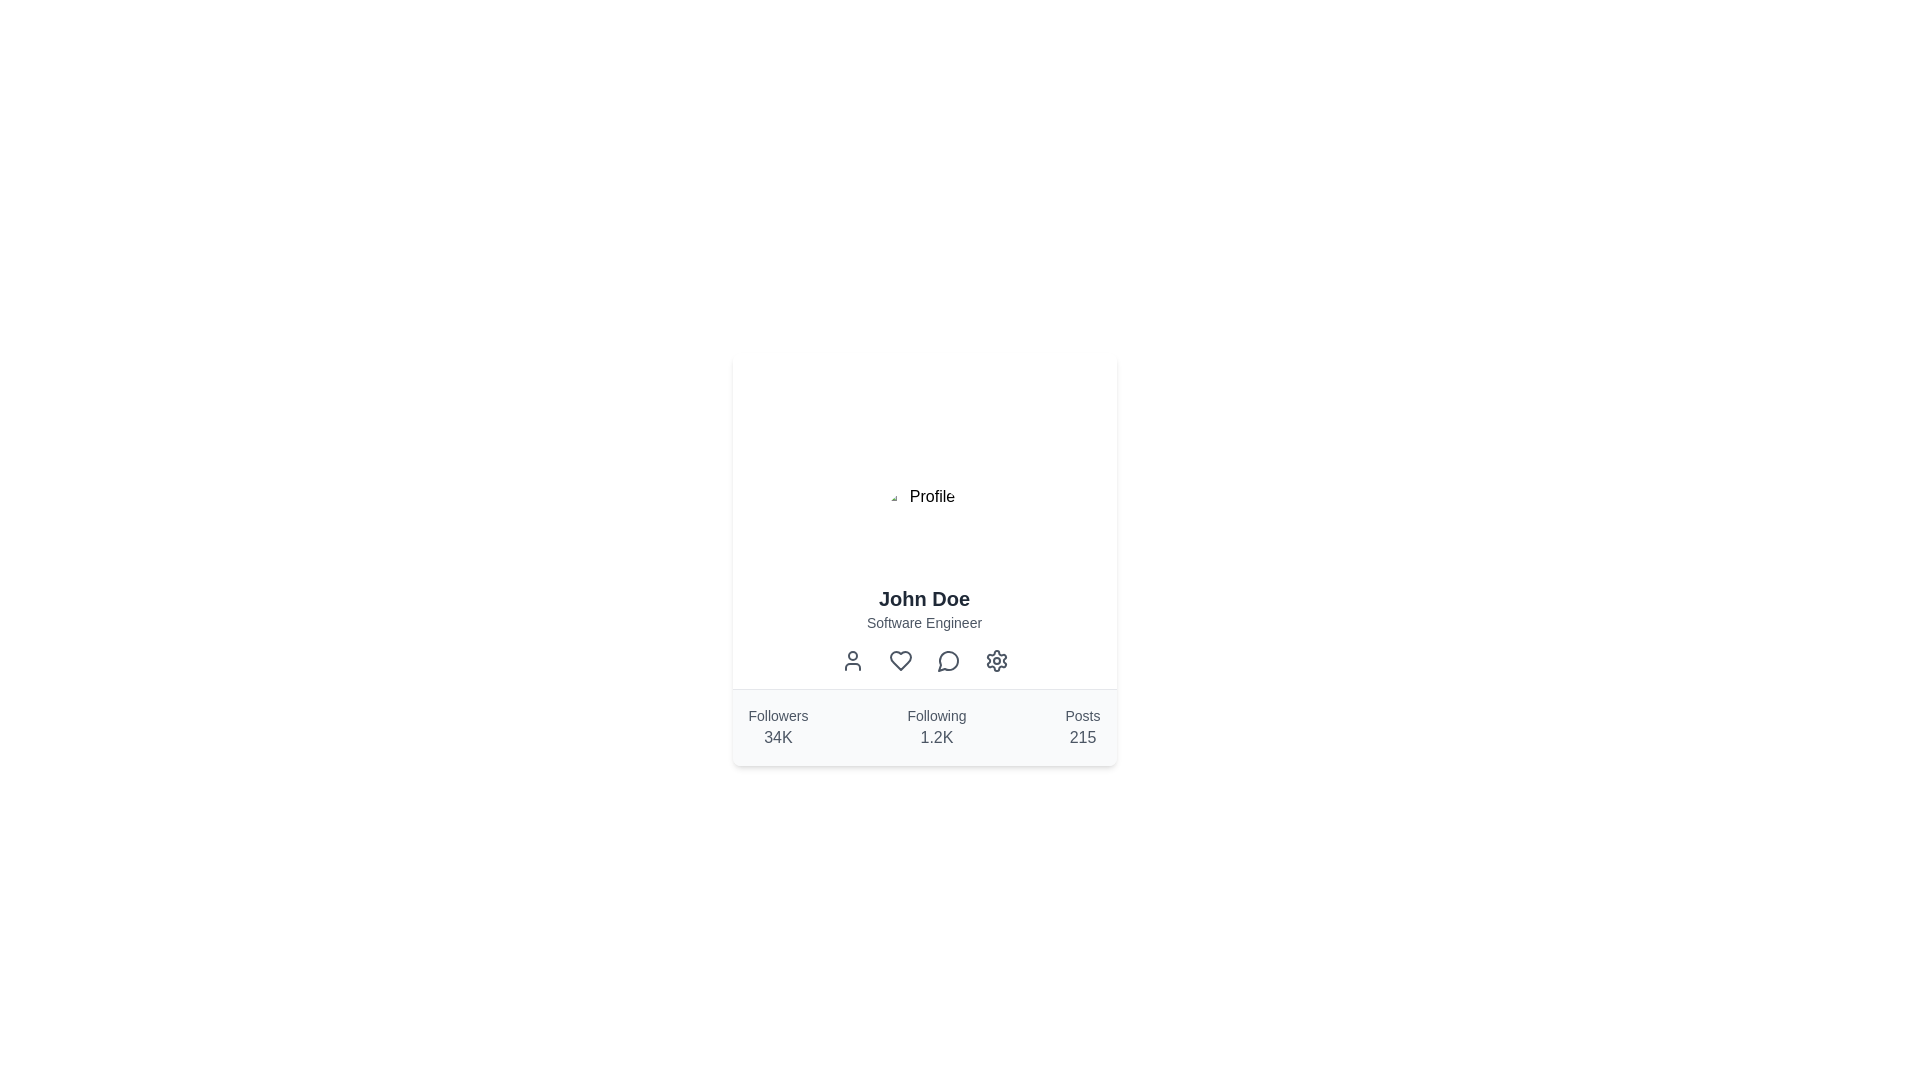  I want to click on statistics displayed in the Text display section of the user's profile, which includes 'Followers', 'Following', and 'Posts' with their respective numbers, so click(923, 727).